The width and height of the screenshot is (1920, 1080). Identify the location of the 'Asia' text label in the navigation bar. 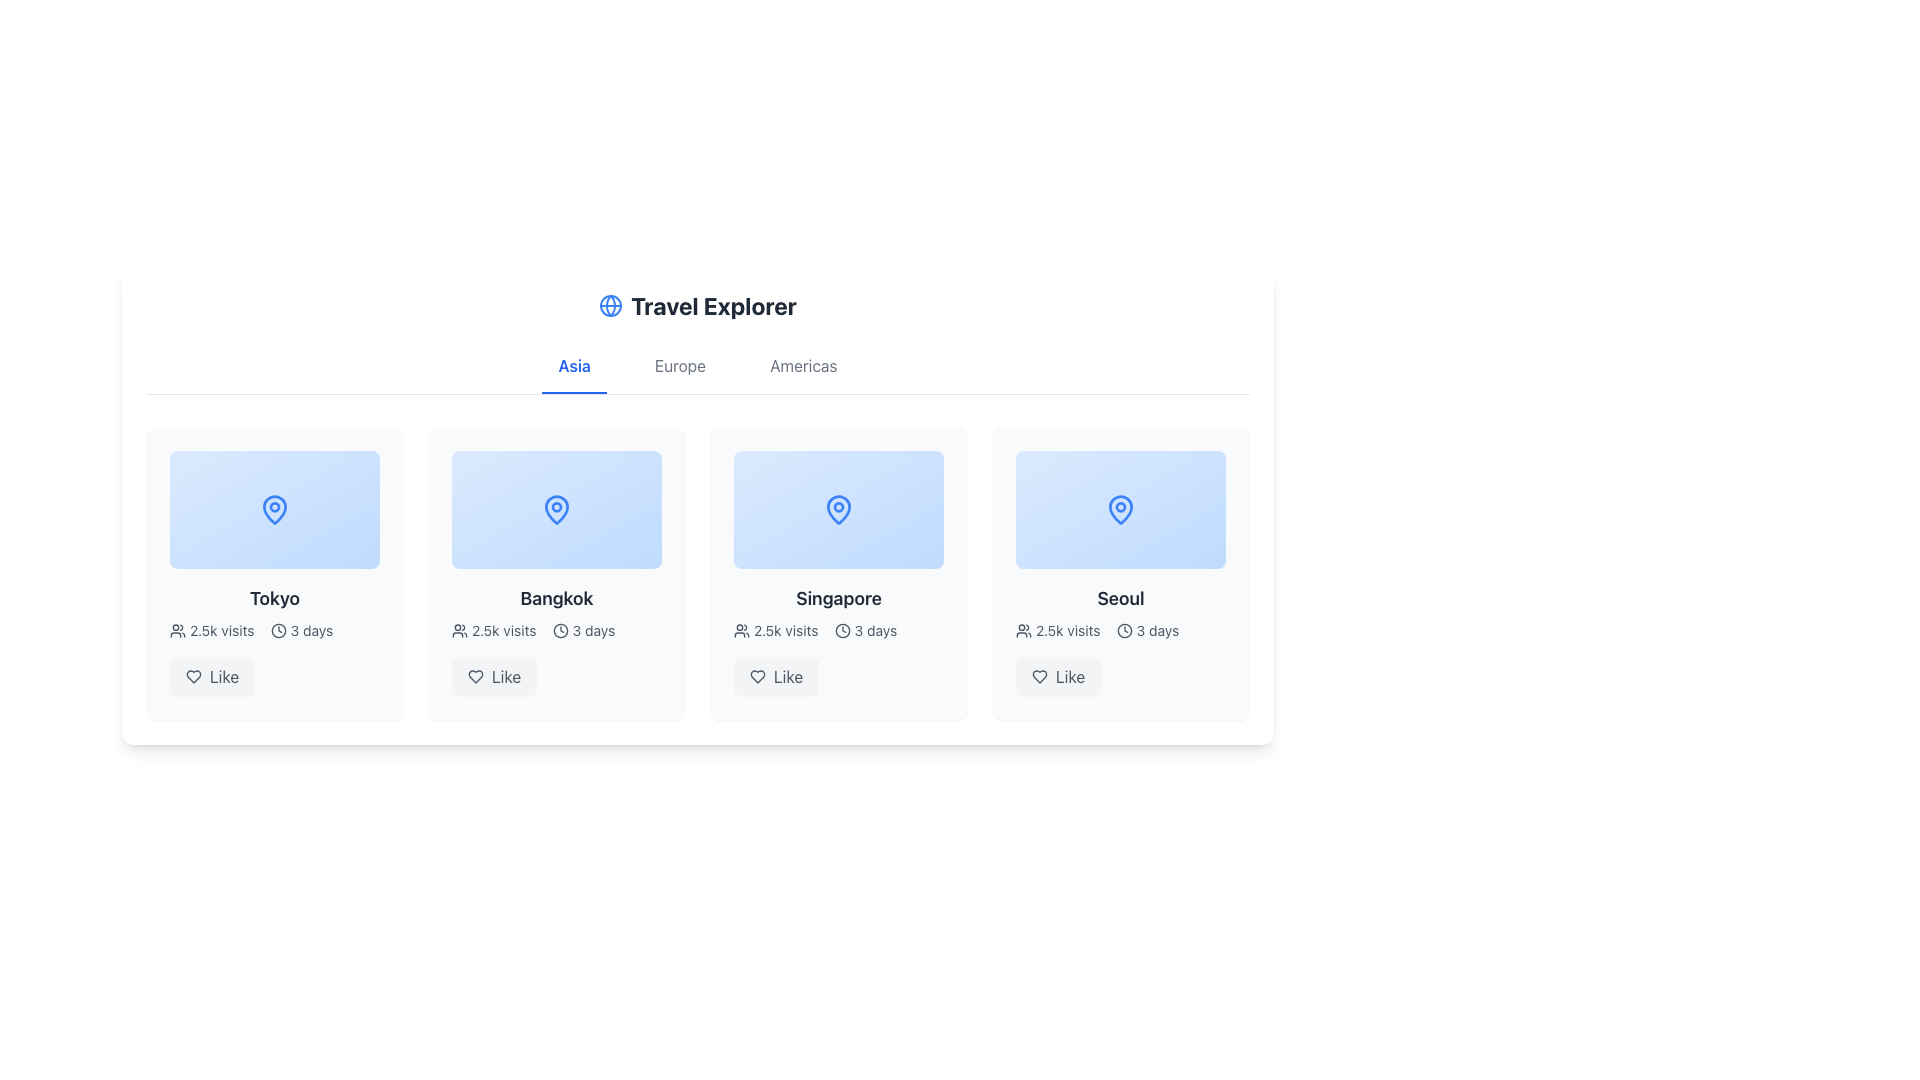
(573, 374).